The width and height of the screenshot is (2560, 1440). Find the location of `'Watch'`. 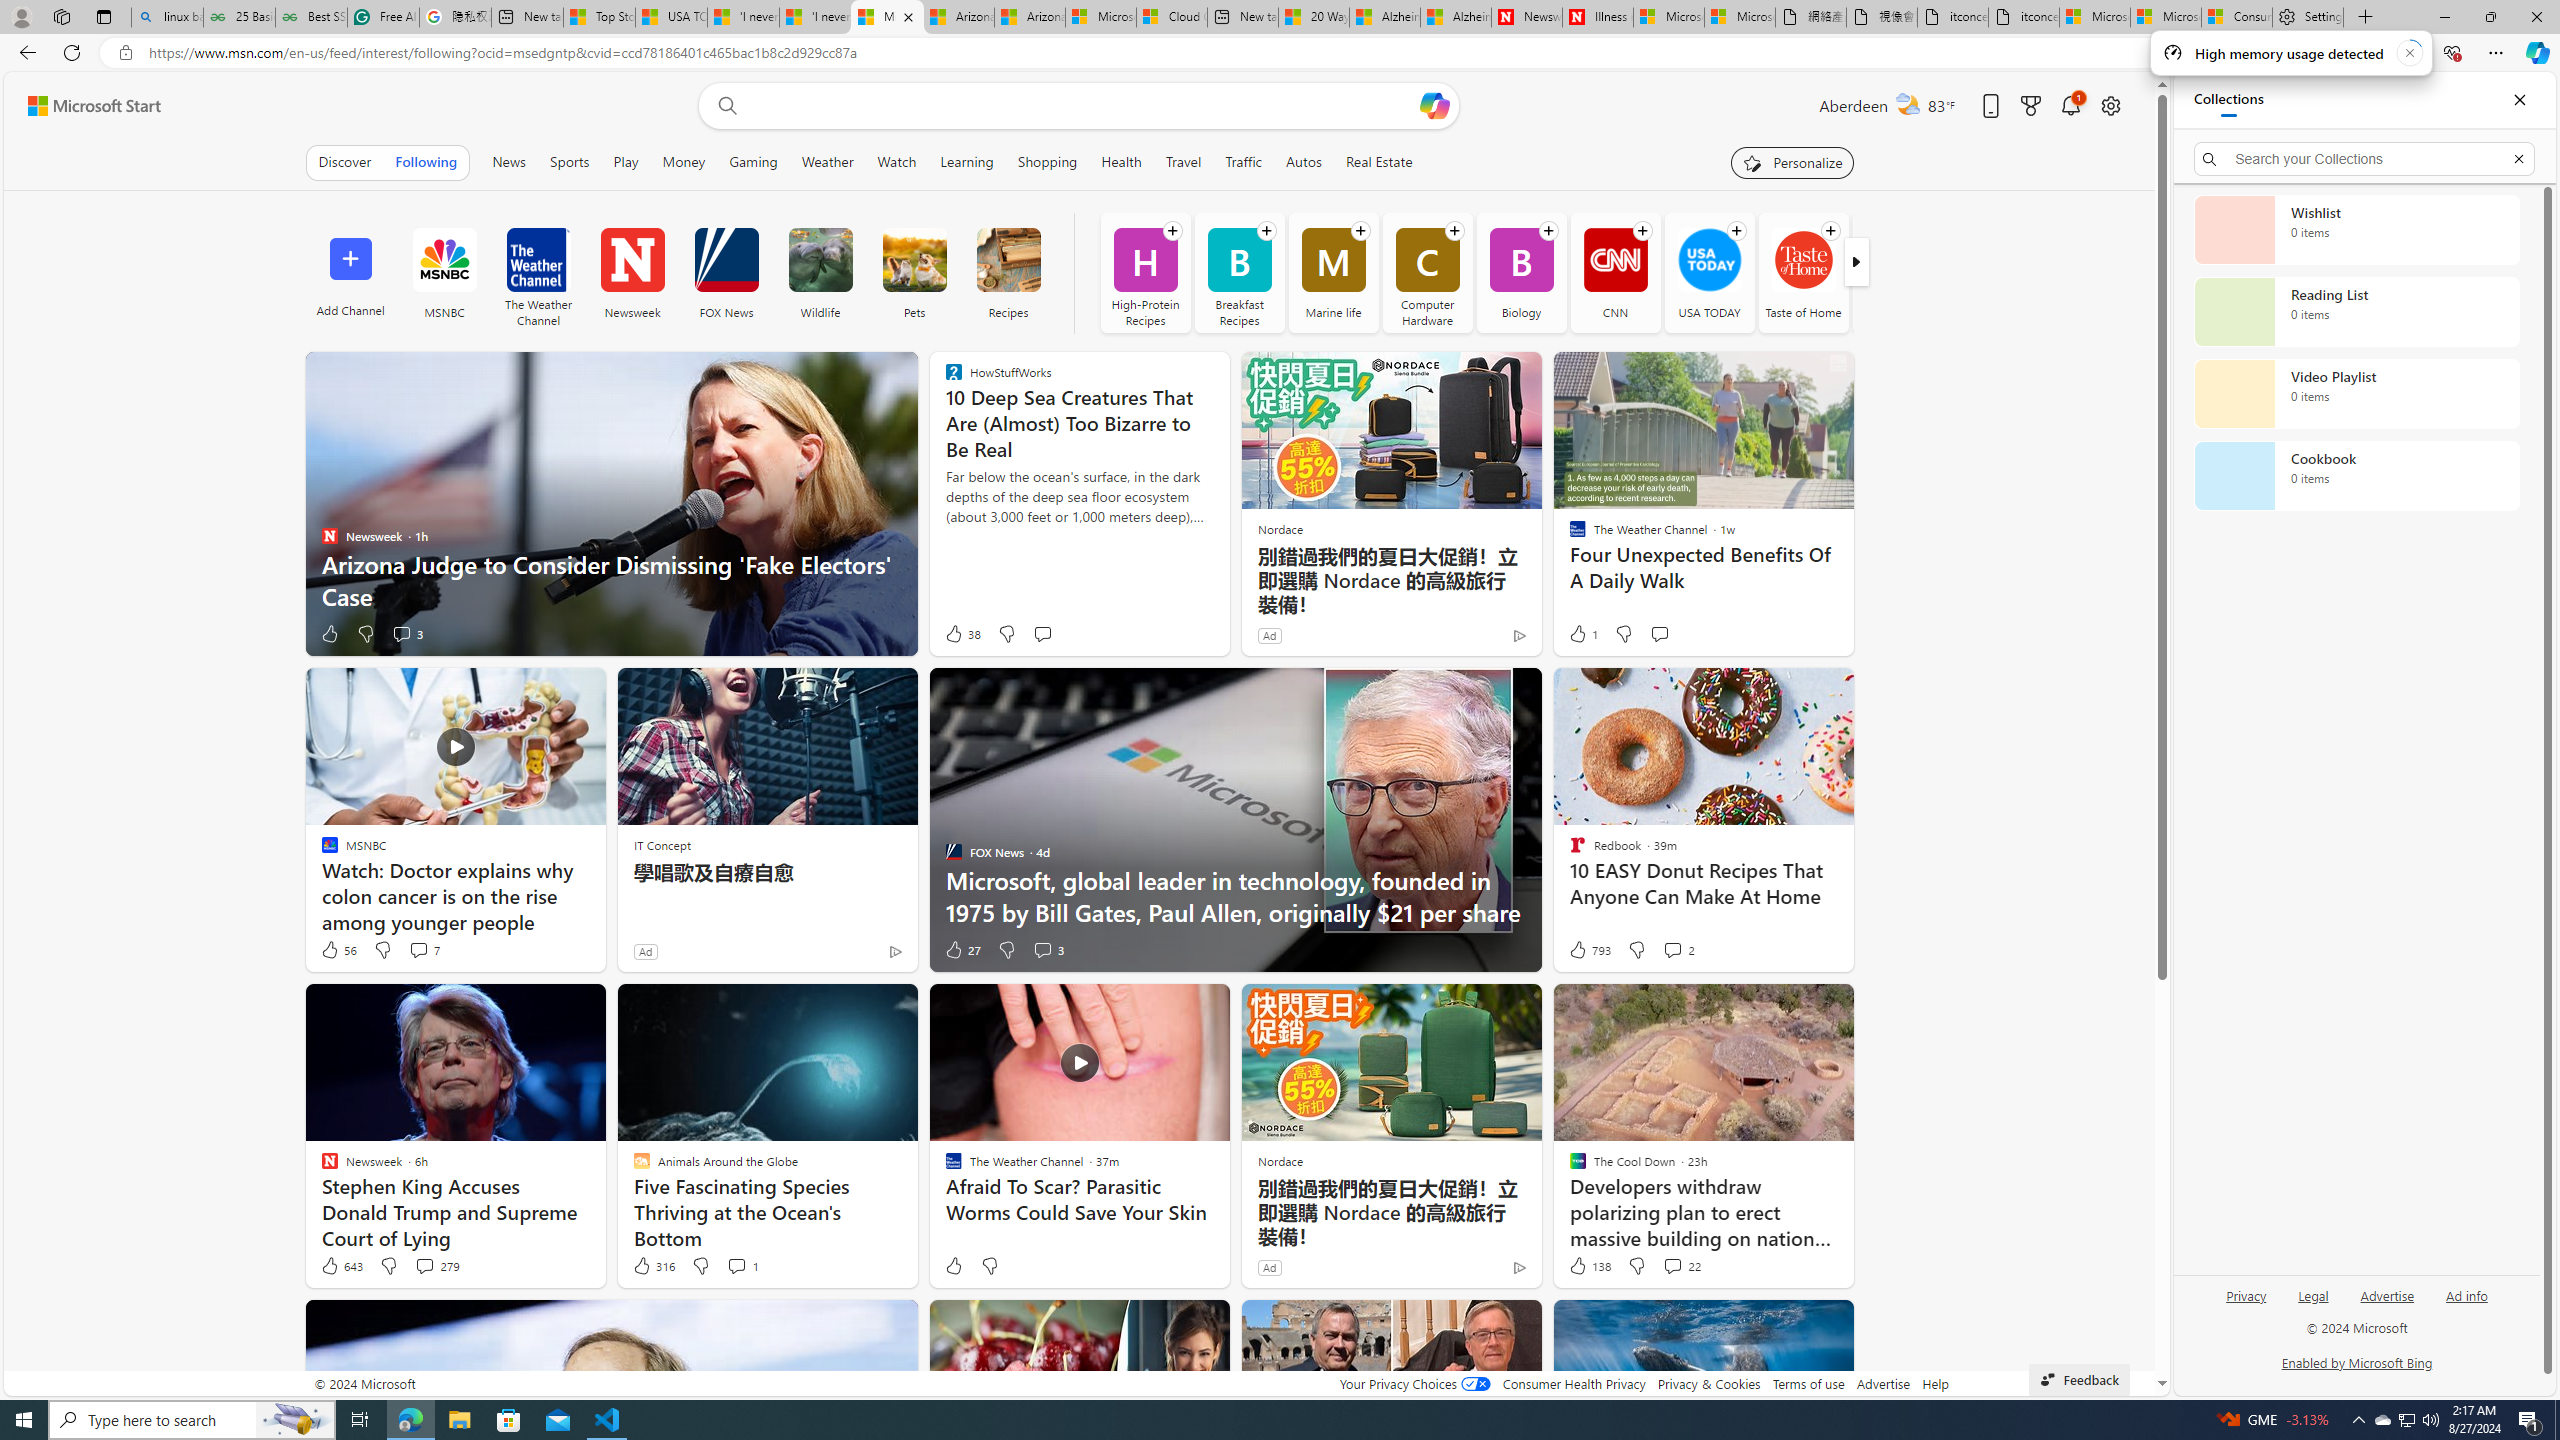

'Watch' is located at coordinates (896, 161).